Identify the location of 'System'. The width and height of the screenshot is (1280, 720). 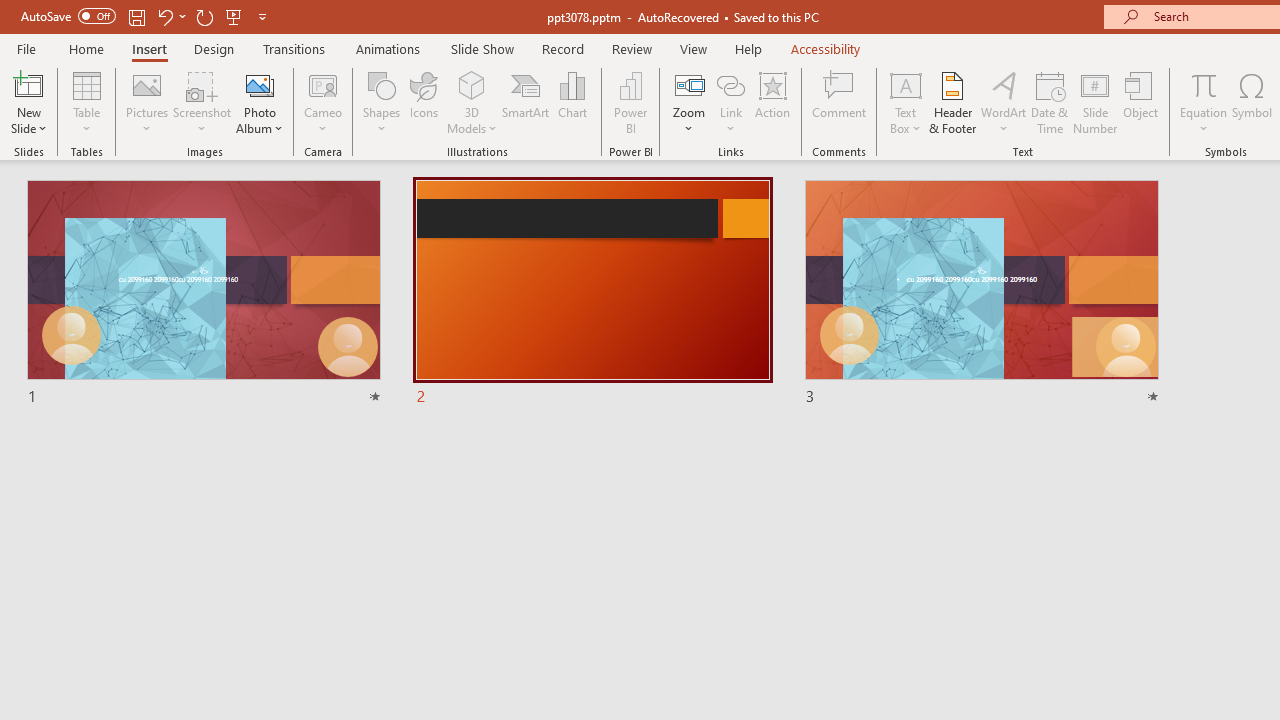
(10, 11).